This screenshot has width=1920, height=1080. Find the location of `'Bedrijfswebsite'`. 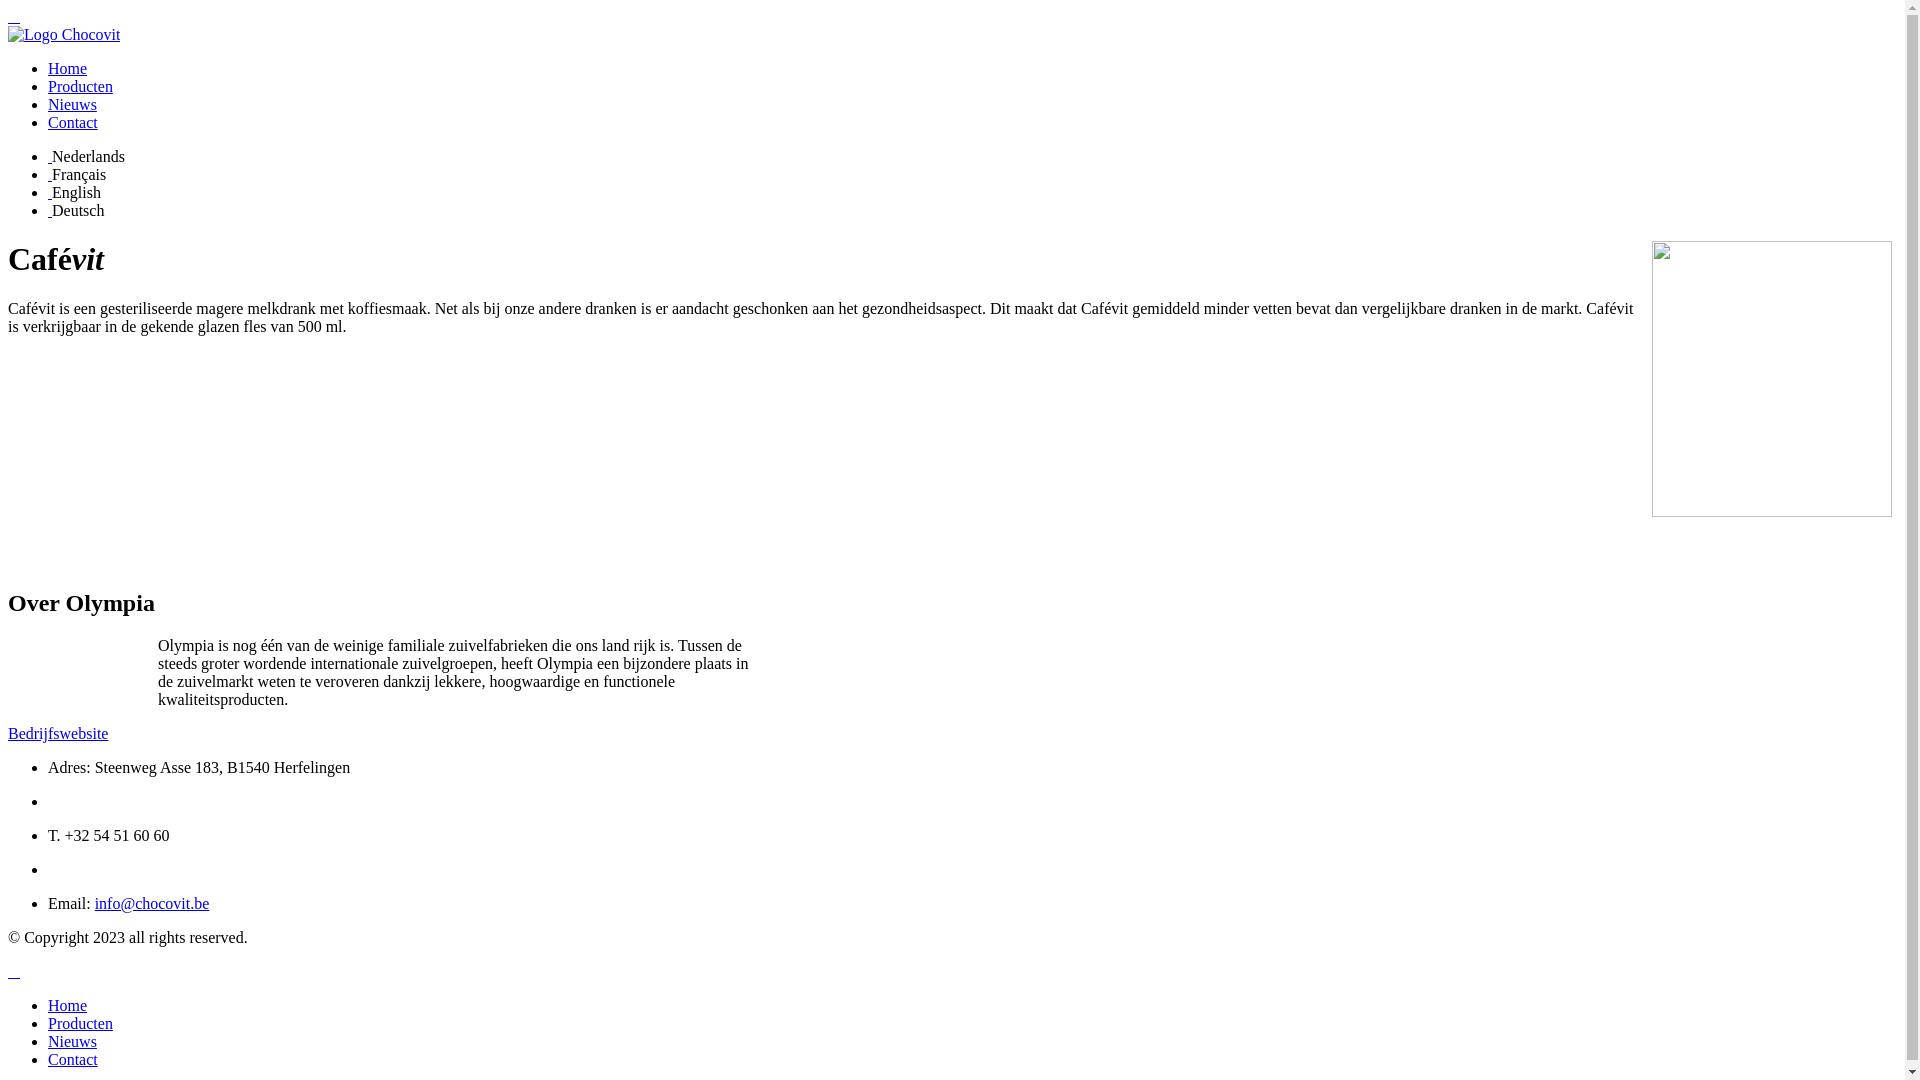

'Bedrijfswebsite' is located at coordinates (8, 733).